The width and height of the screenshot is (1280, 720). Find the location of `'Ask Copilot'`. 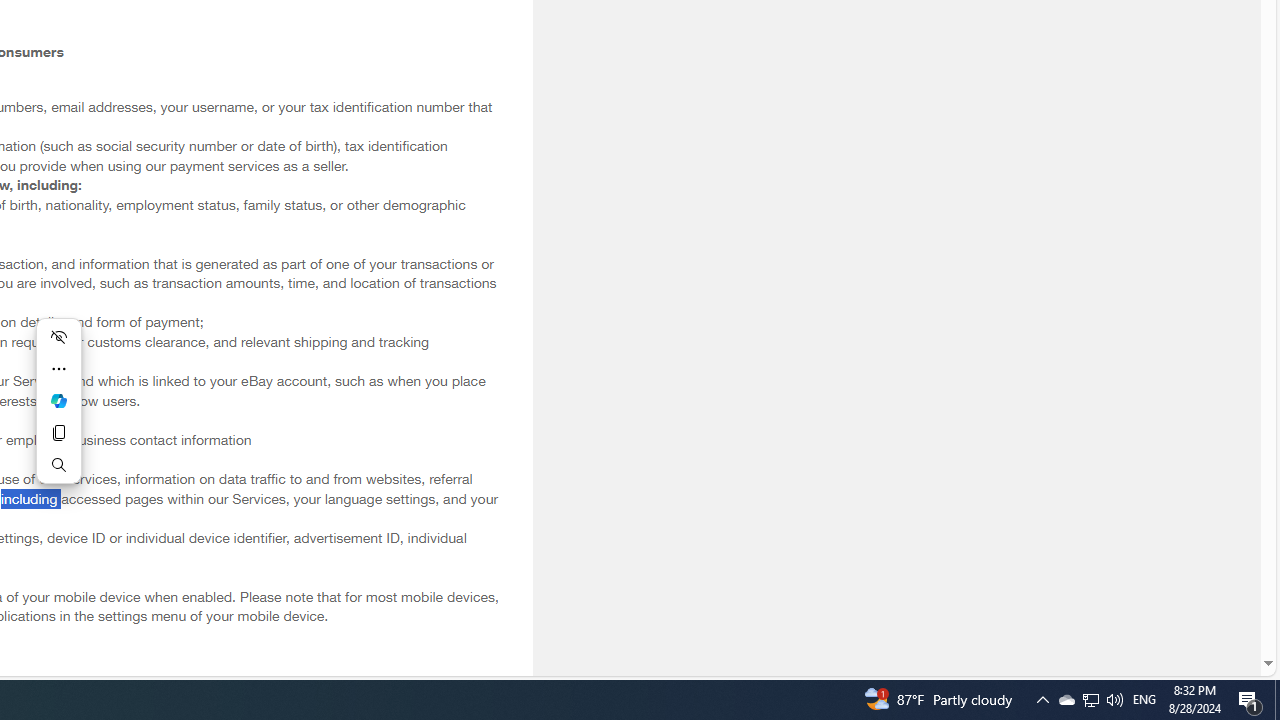

'Ask Copilot' is located at coordinates (58, 401).